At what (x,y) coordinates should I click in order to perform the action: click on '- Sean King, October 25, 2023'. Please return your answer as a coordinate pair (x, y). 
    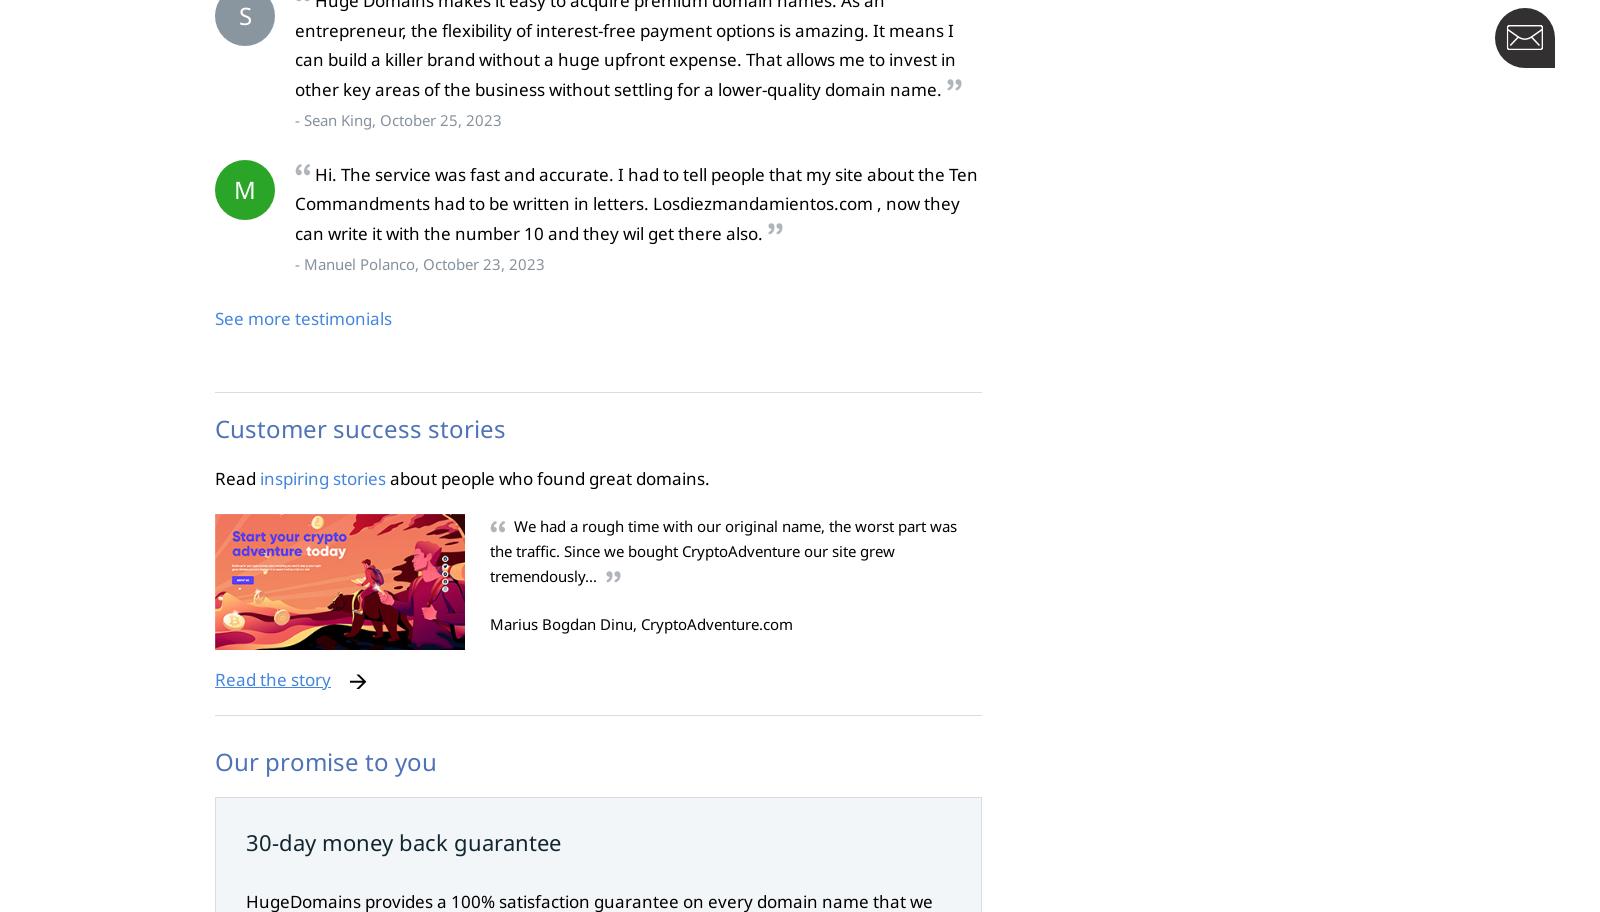
    Looking at the image, I should click on (398, 118).